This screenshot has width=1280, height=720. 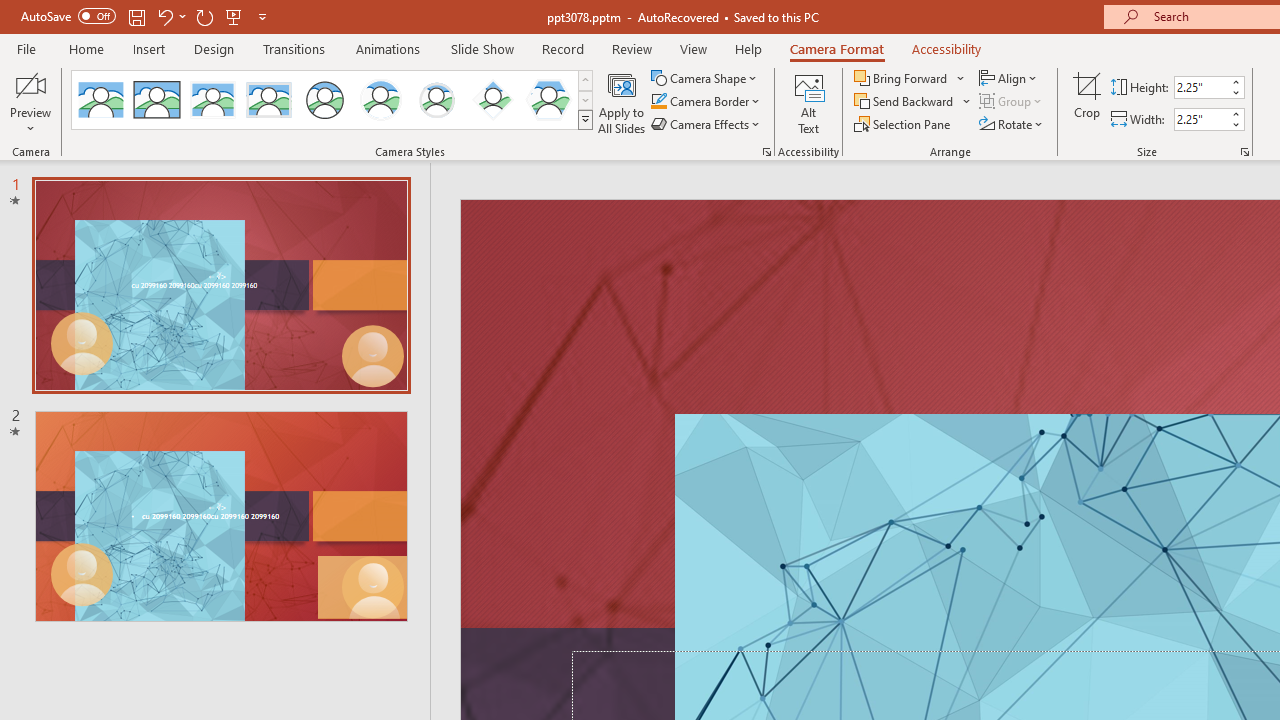 What do you see at coordinates (912, 101) in the screenshot?
I see `'Send Backward'` at bounding box center [912, 101].